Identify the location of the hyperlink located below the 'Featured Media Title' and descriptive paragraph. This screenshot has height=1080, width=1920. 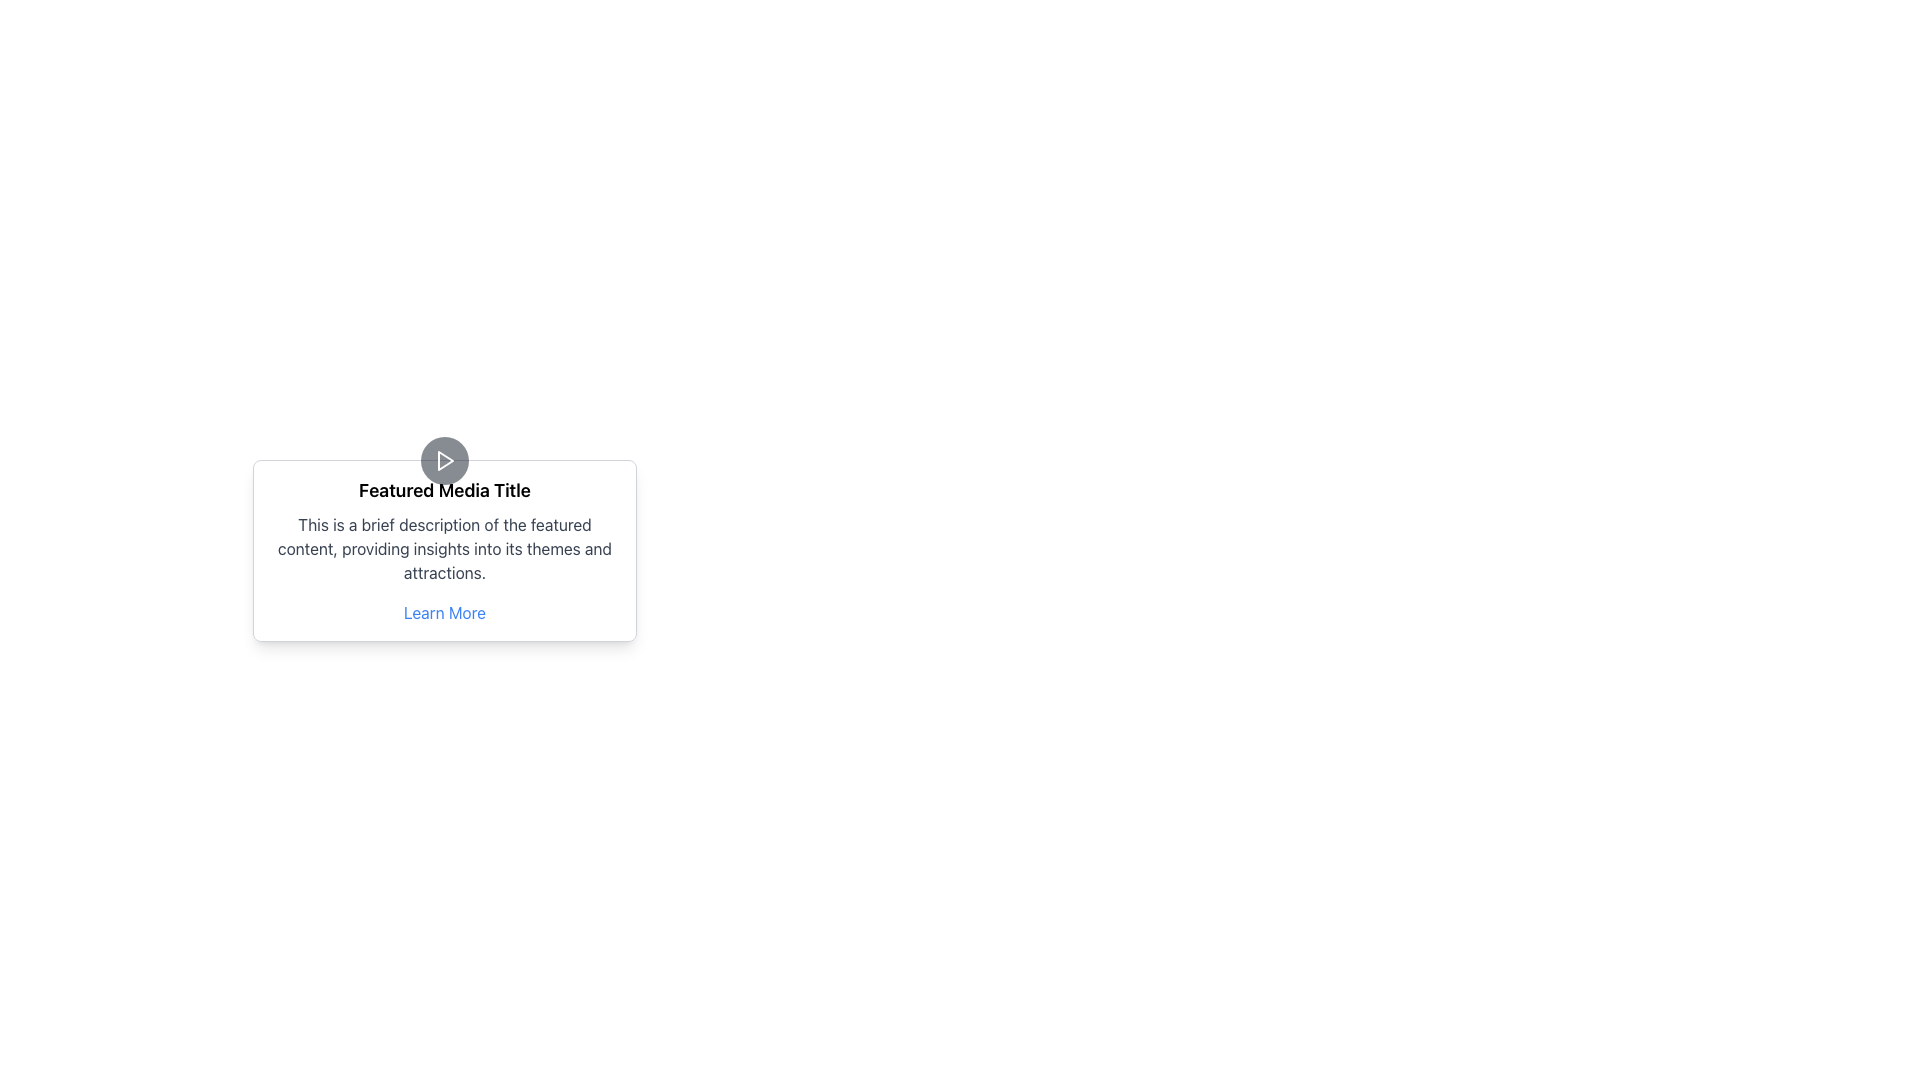
(444, 612).